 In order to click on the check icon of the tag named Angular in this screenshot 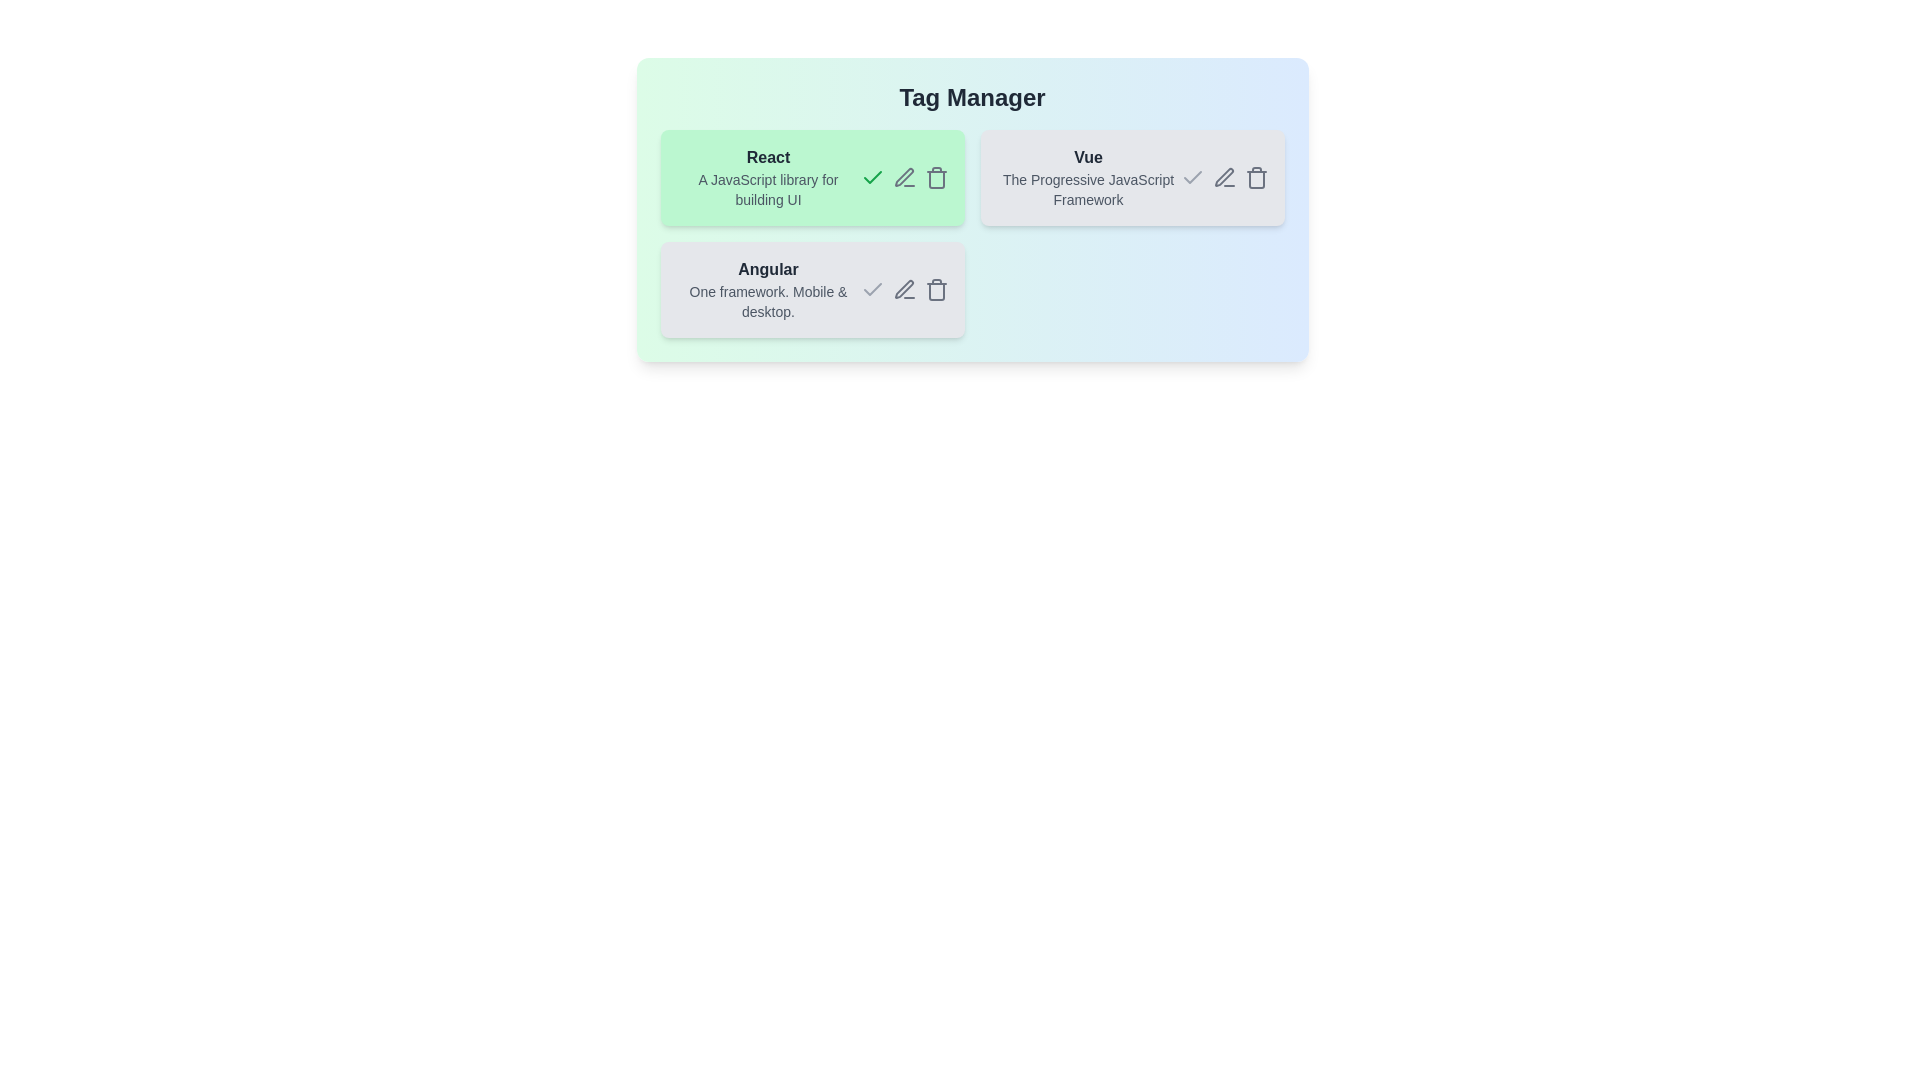, I will do `click(872, 289)`.